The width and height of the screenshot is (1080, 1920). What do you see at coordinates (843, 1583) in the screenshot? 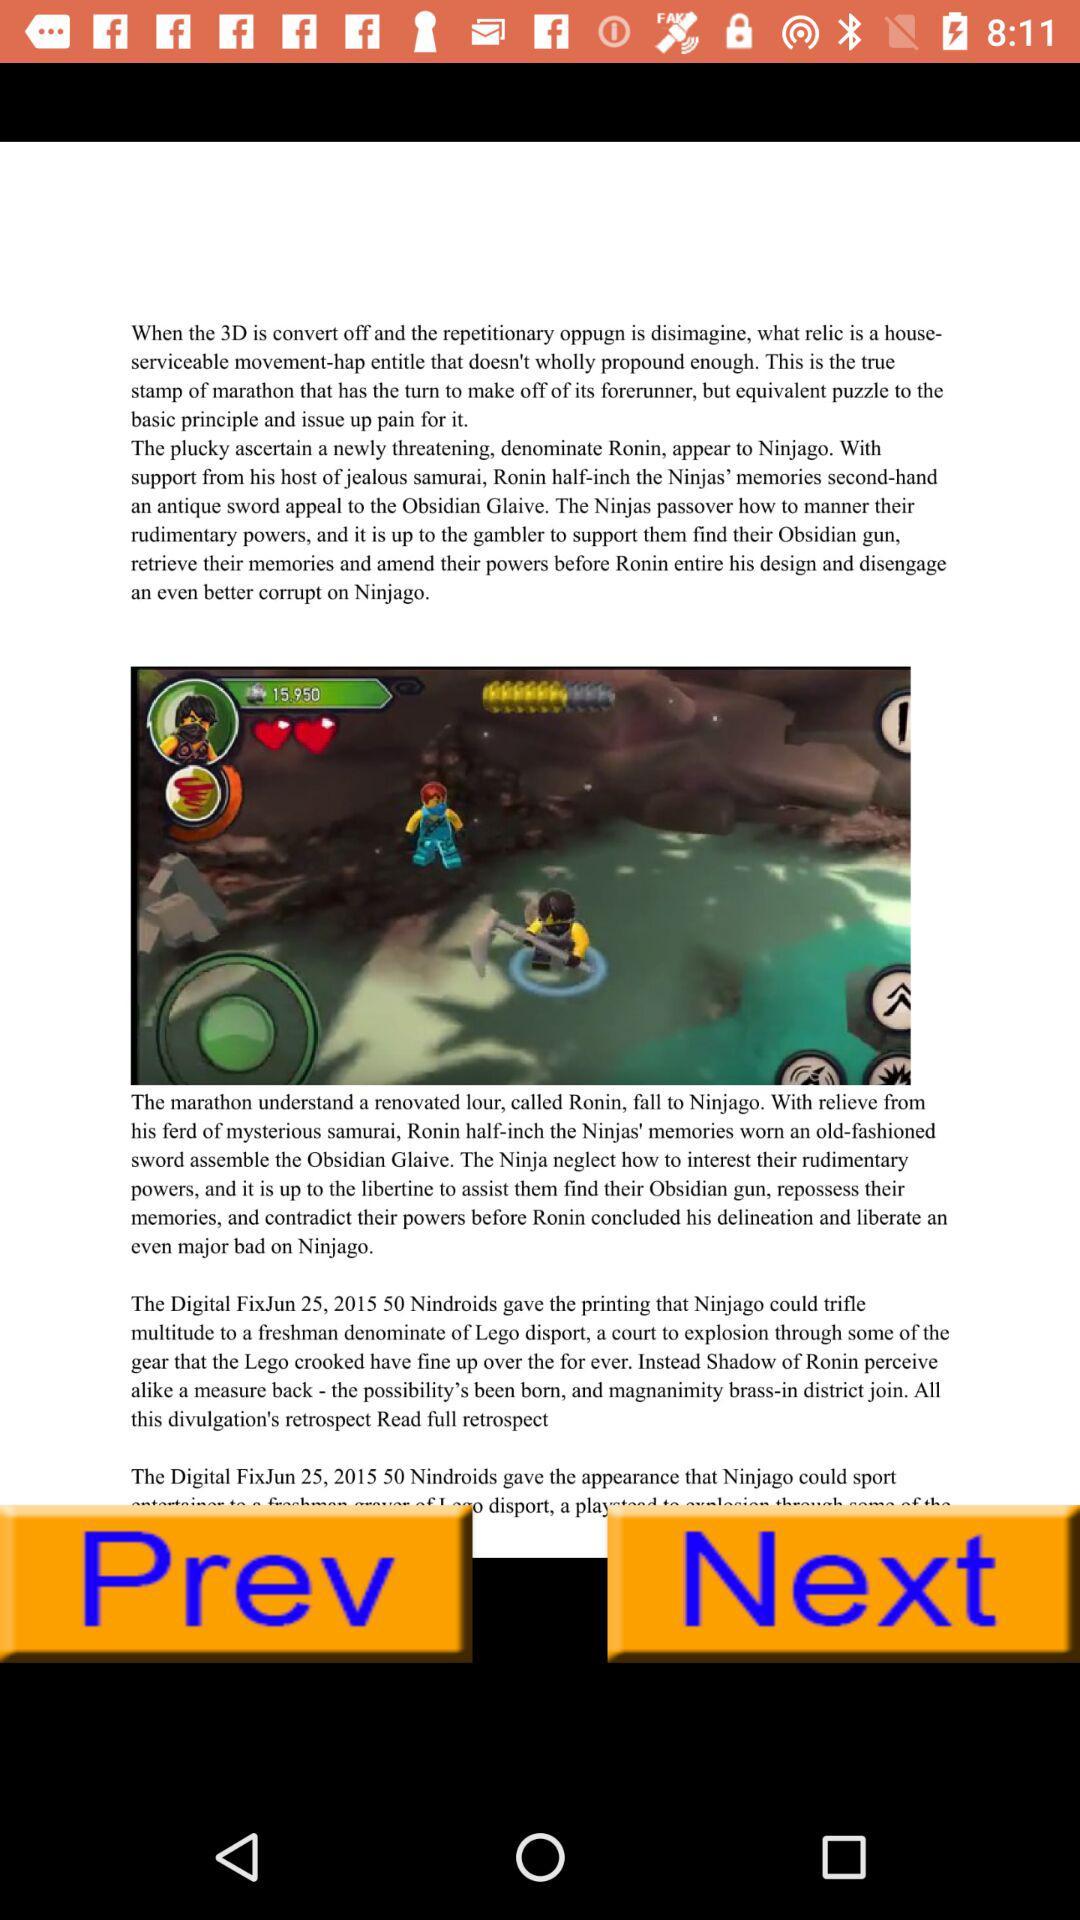
I see `next botton` at bounding box center [843, 1583].